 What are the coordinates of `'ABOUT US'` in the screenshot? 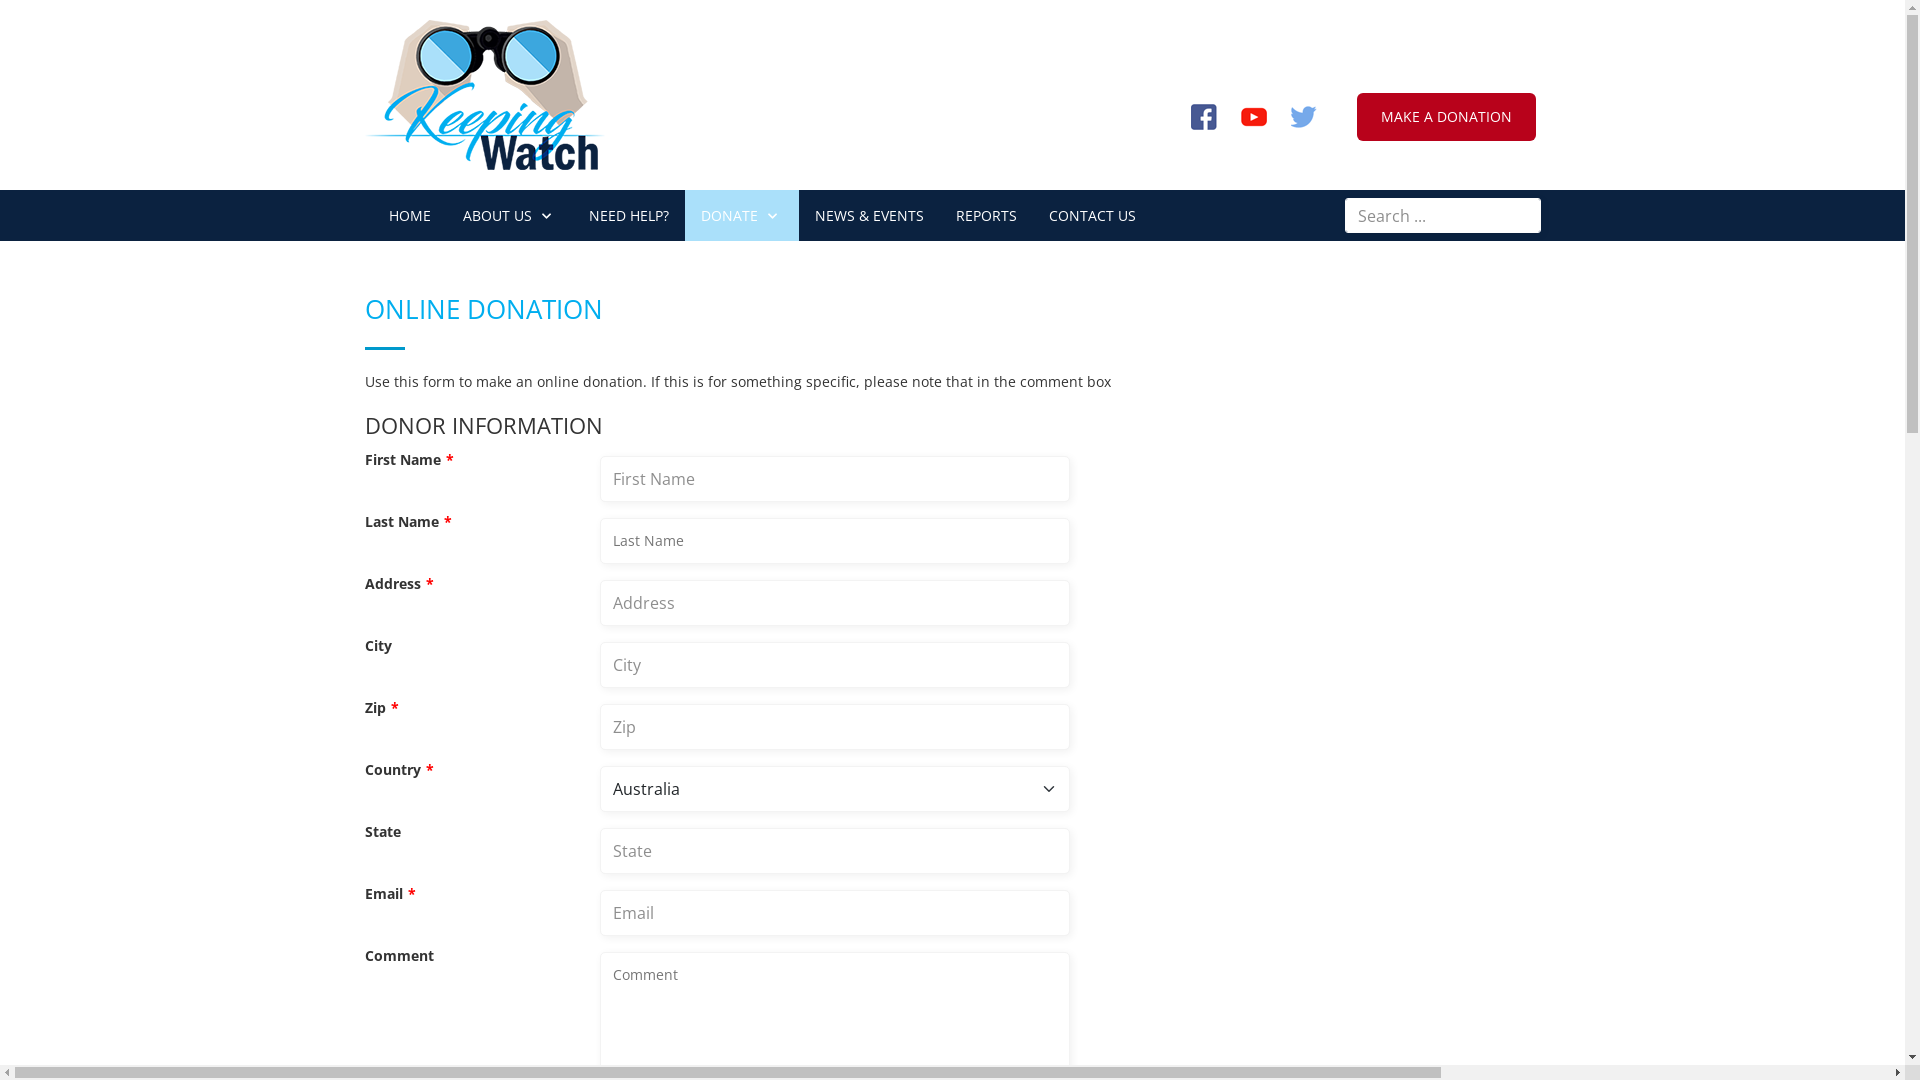 It's located at (508, 215).